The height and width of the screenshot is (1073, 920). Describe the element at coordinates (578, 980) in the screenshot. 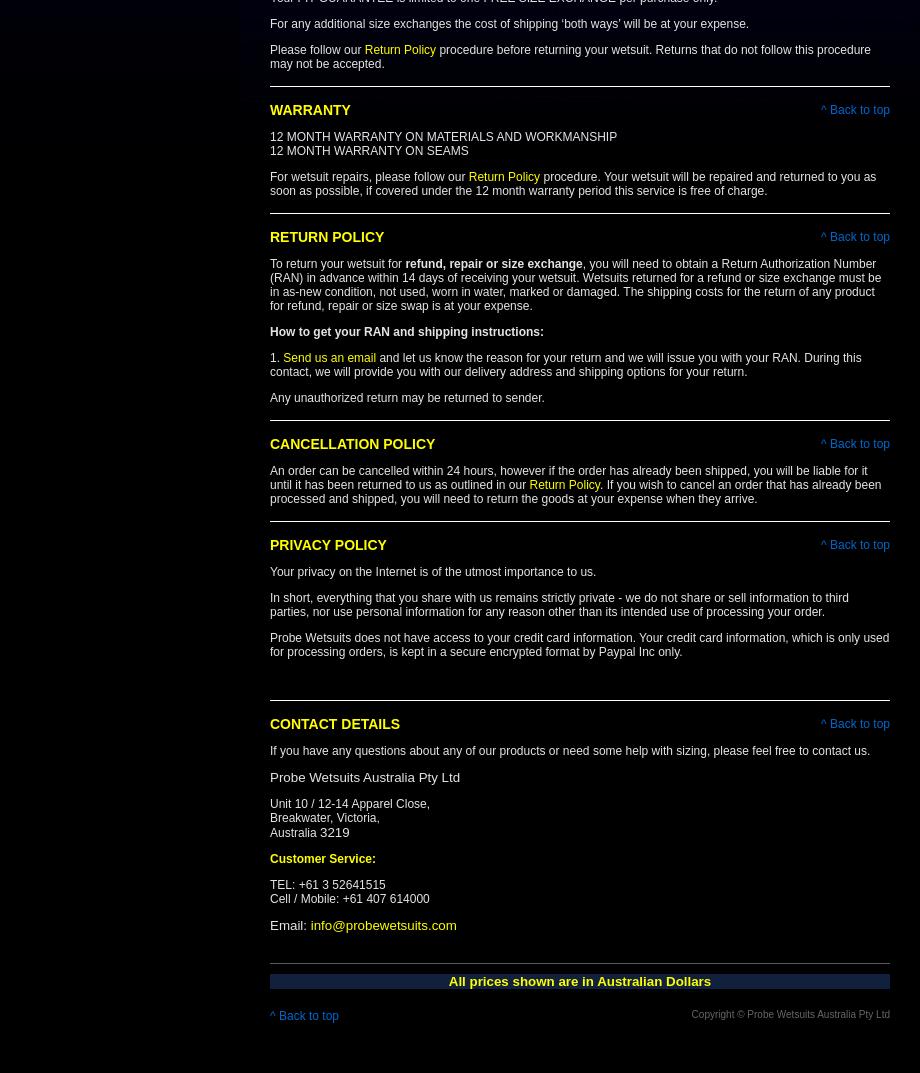

I see `'All prices shown are in Australian Dollars'` at that location.